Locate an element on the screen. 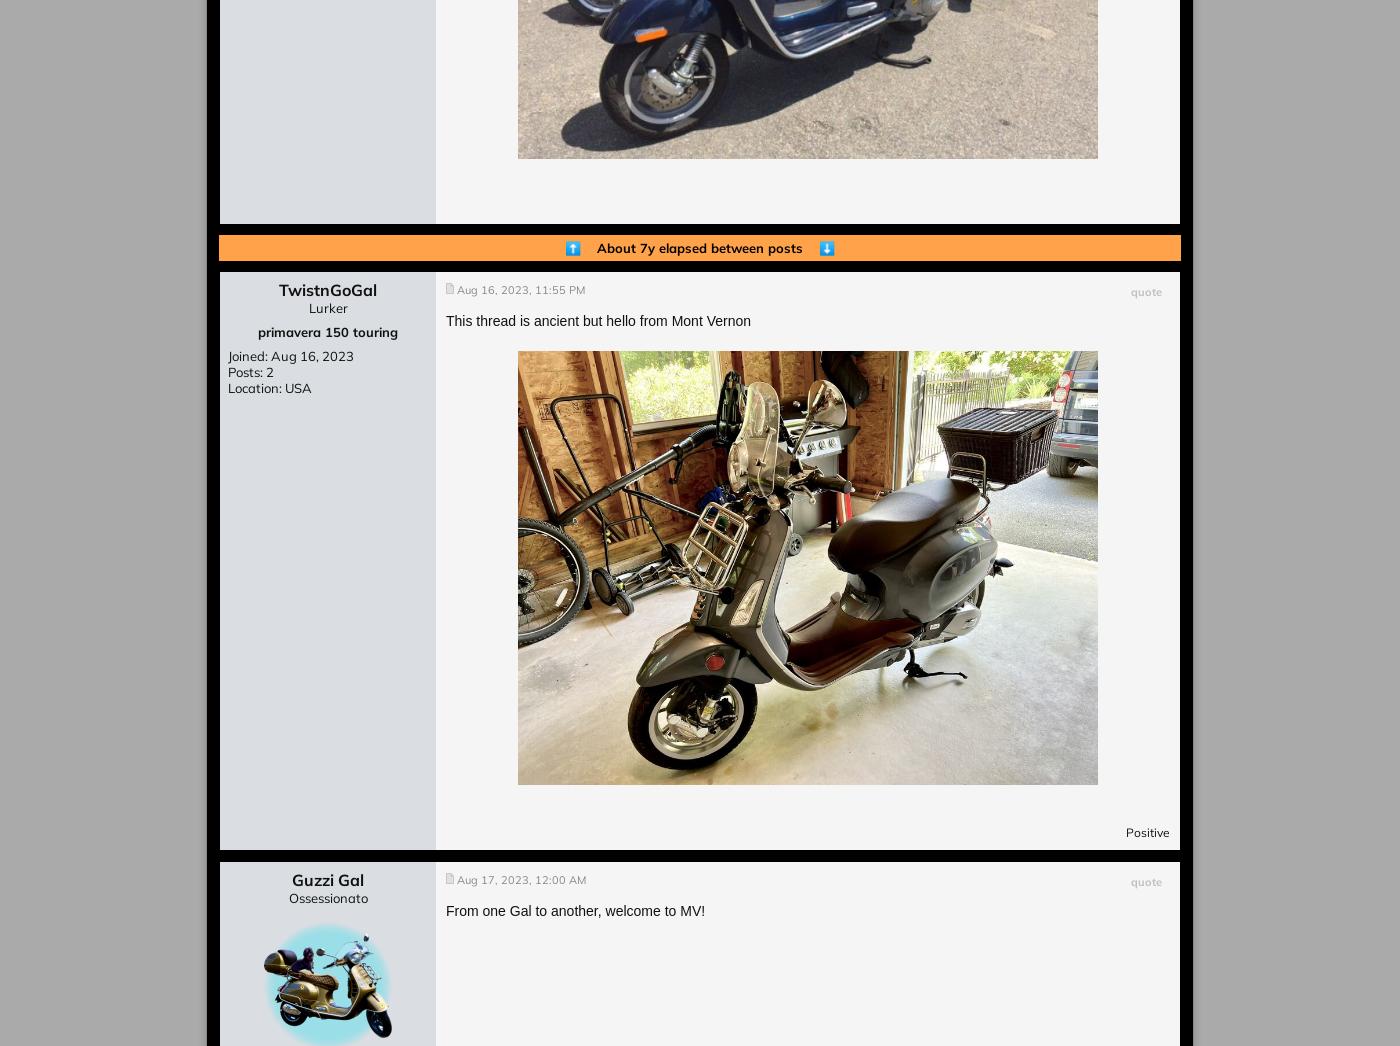 This screenshot has height=1046, width=1400. 'Aug 17, 2023, 12:00 AM' is located at coordinates (521, 878).